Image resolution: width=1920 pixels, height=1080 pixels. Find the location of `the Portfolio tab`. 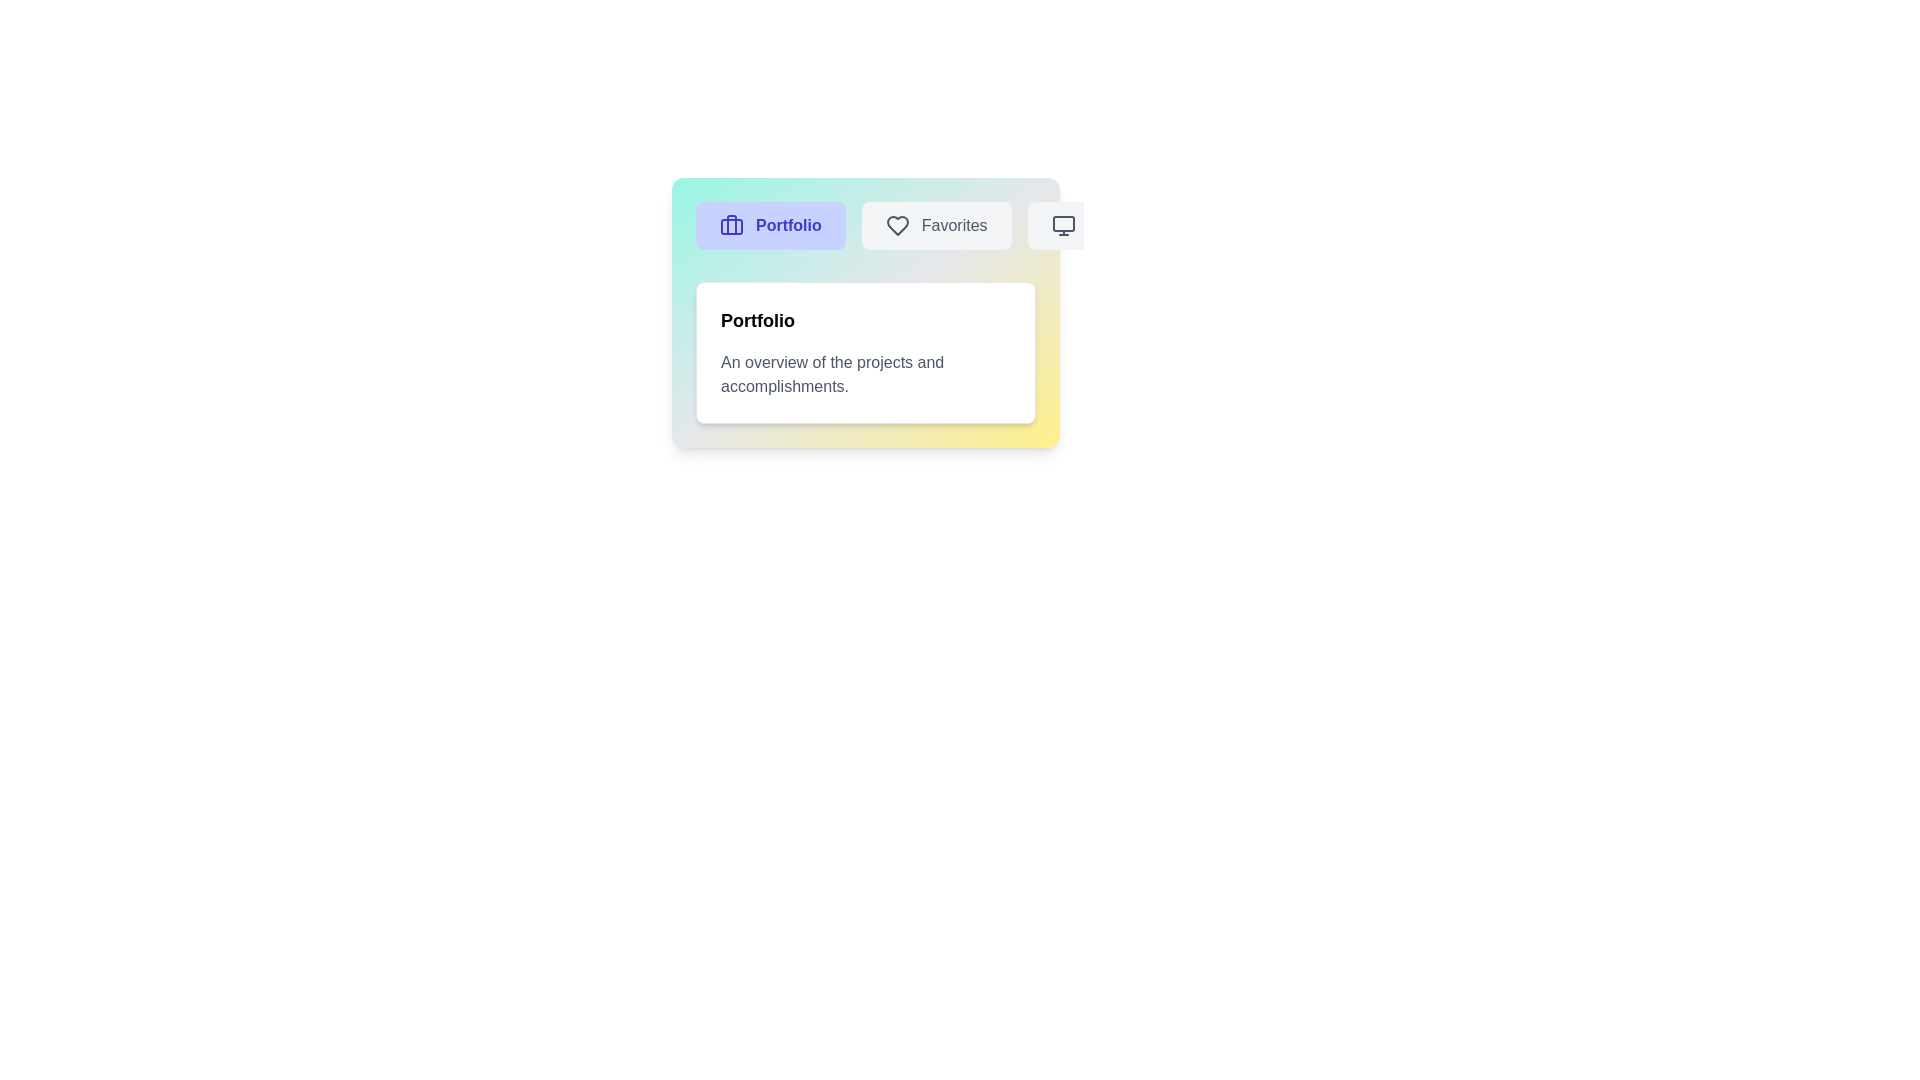

the Portfolio tab is located at coordinates (769, 225).